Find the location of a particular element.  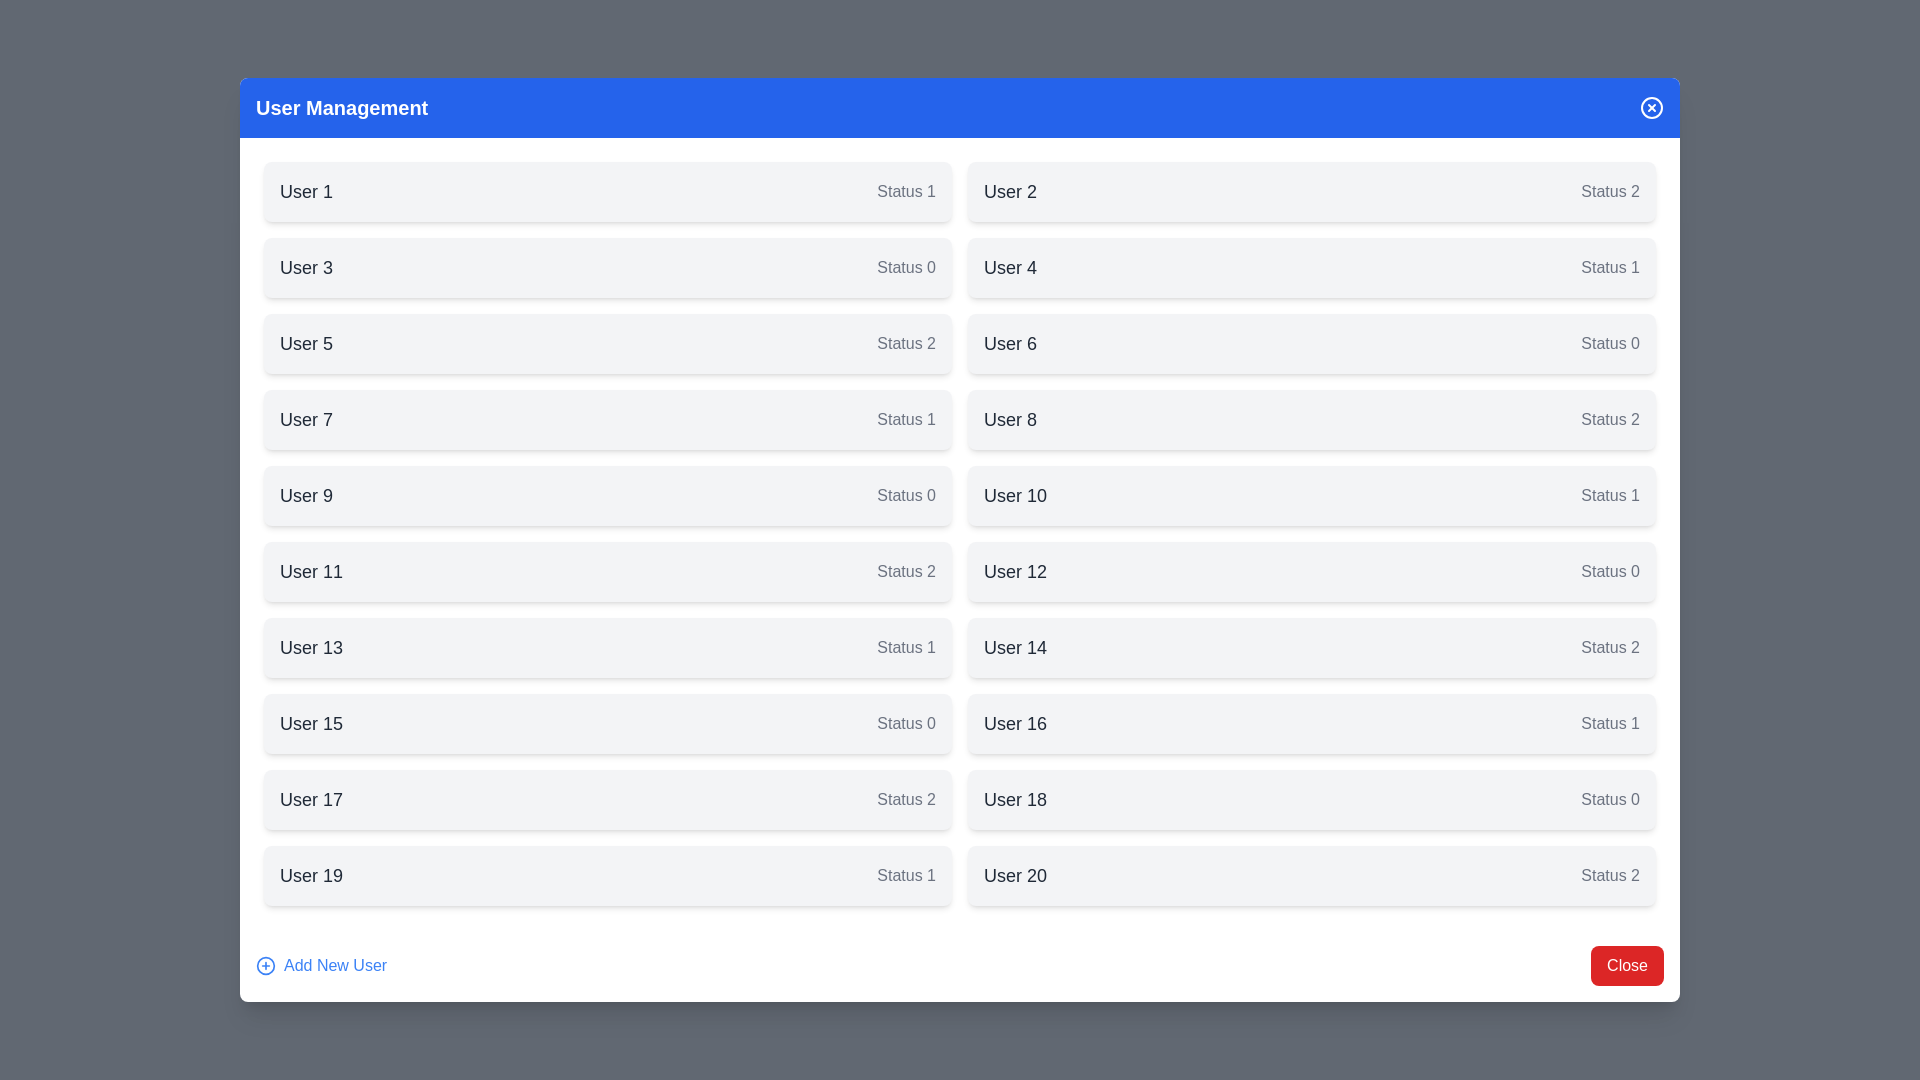

the 'Close' button to close the dialog is located at coordinates (1627, 964).